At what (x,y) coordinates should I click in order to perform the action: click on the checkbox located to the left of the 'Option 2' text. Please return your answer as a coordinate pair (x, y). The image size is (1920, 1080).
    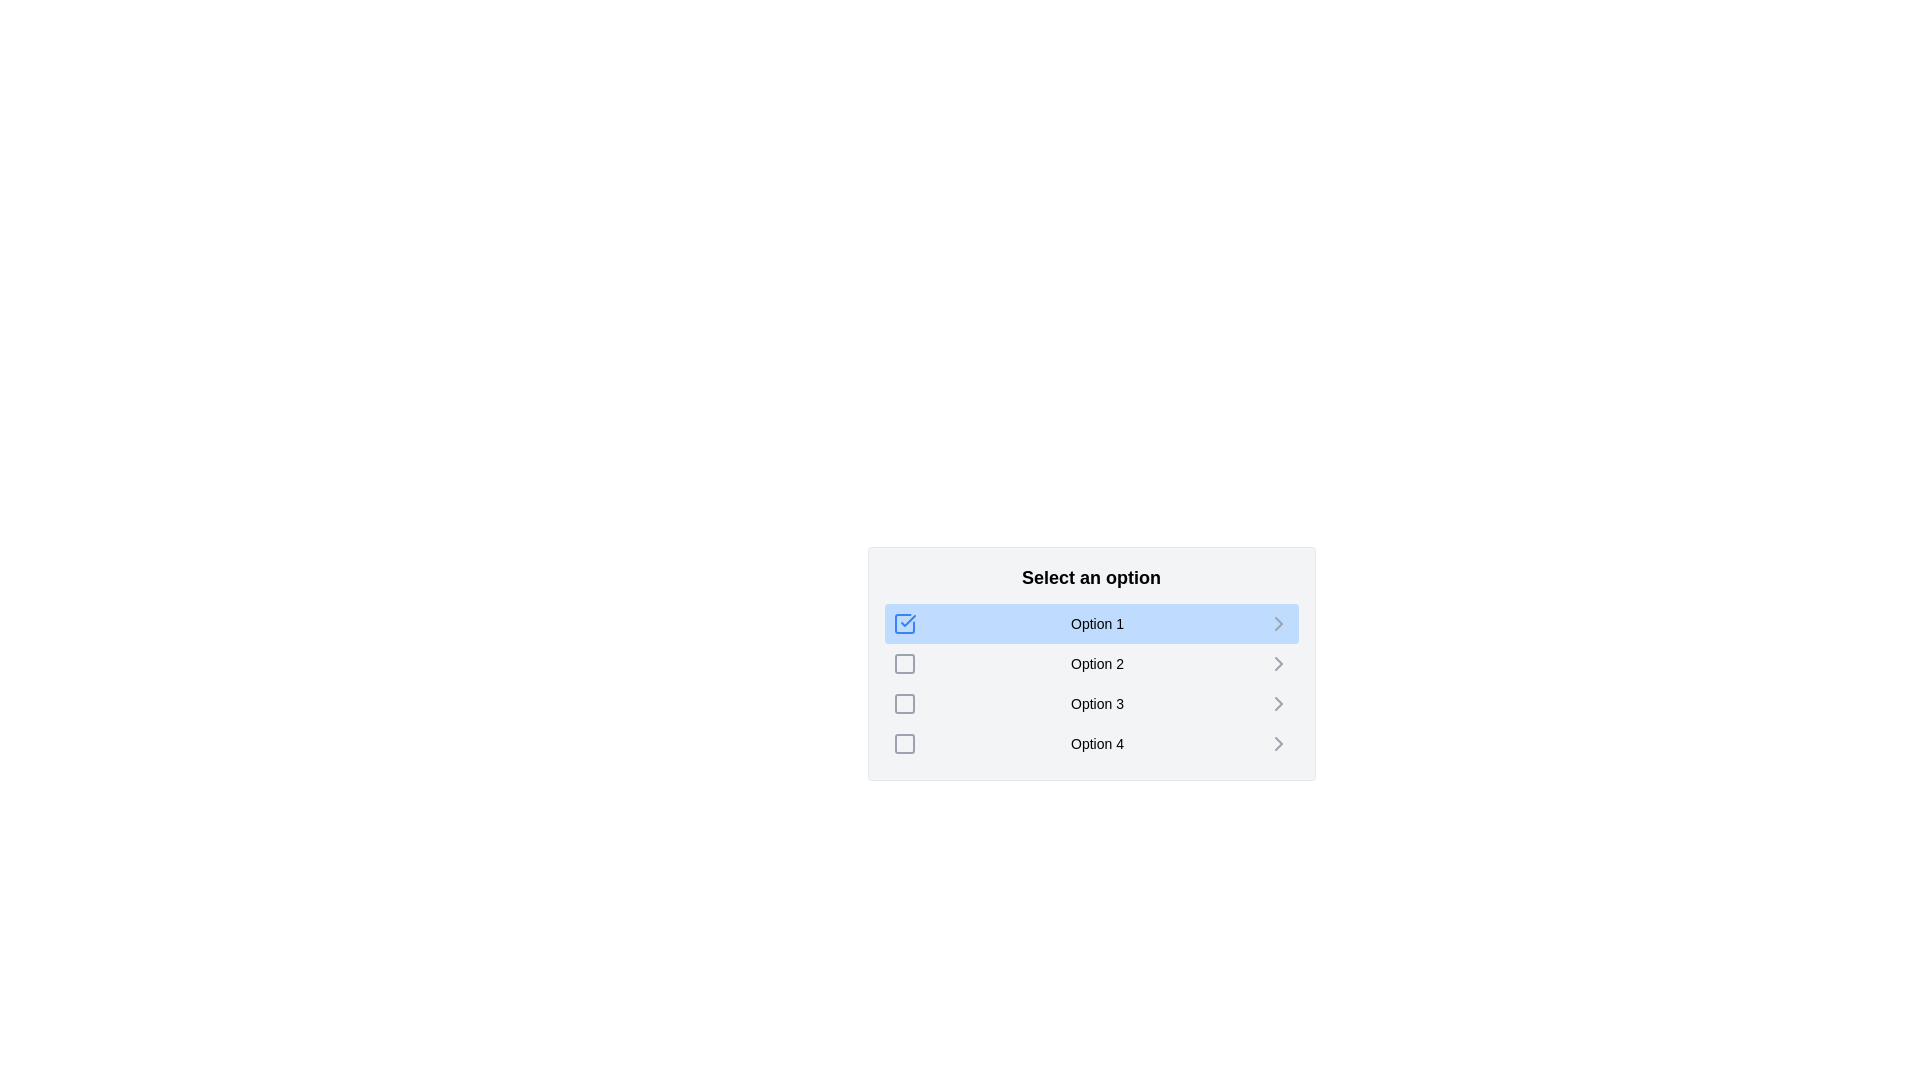
    Looking at the image, I should click on (903, 663).